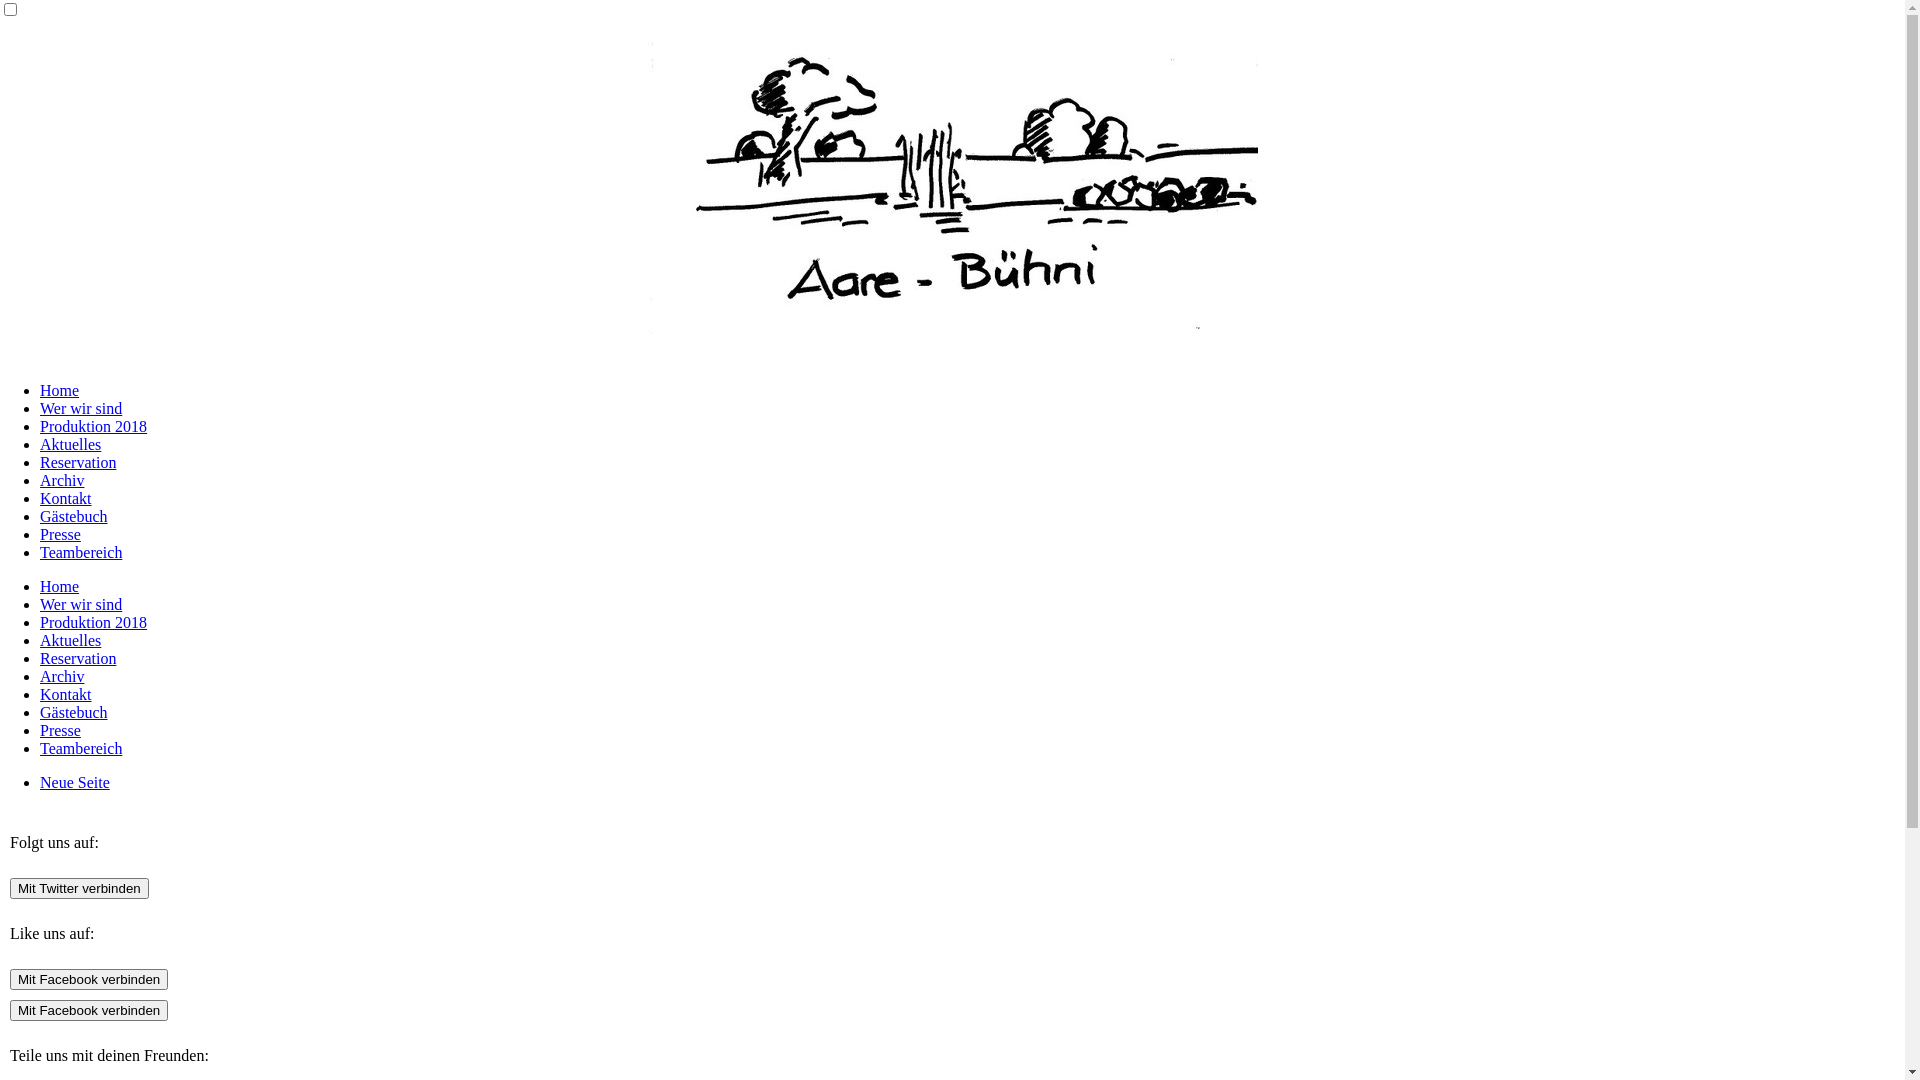 The image size is (1920, 1080). Describe the element at coordinates (80, 748) in the screenshot. I see `'Teambereich'` at that location.